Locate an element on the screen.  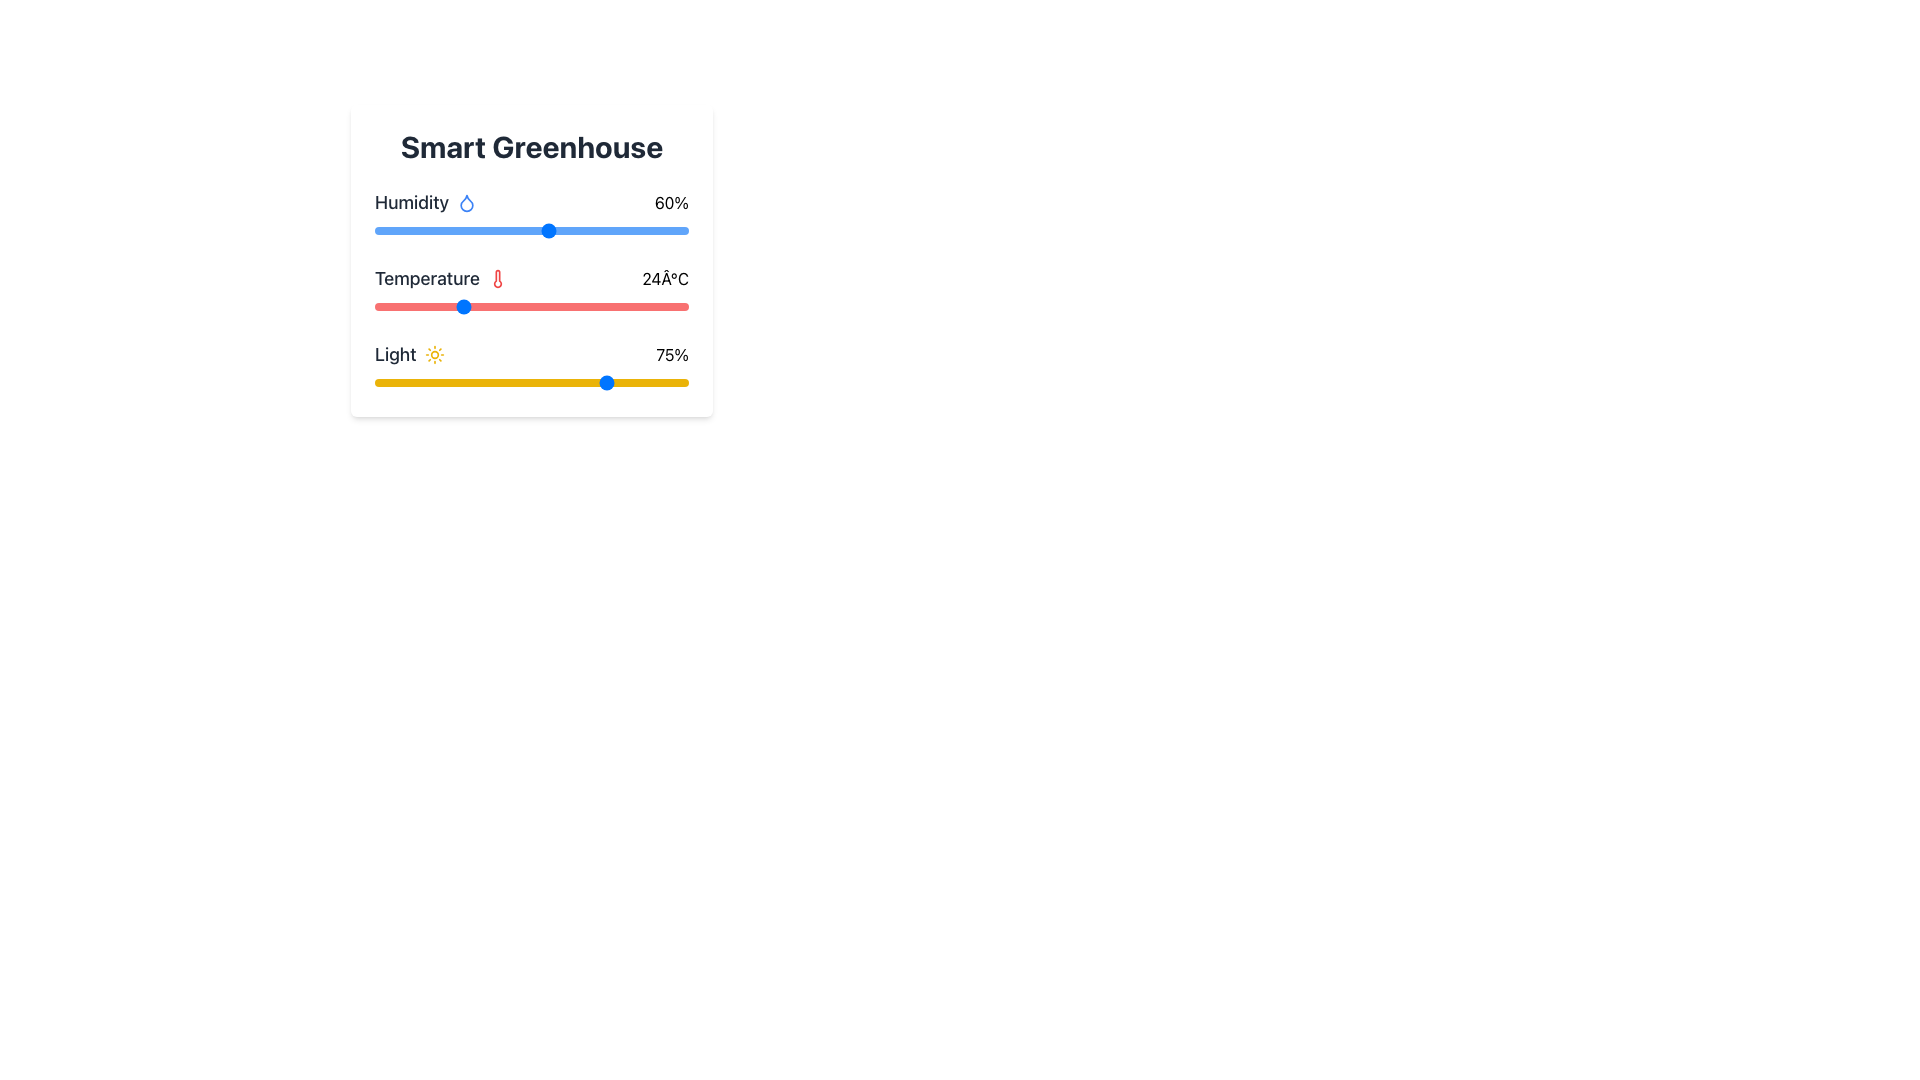
displayed temperature value from the text label showing '24Â°C', which is styled in black and located next to a temperature slider with a red bar is located at coordinates (665, 278).